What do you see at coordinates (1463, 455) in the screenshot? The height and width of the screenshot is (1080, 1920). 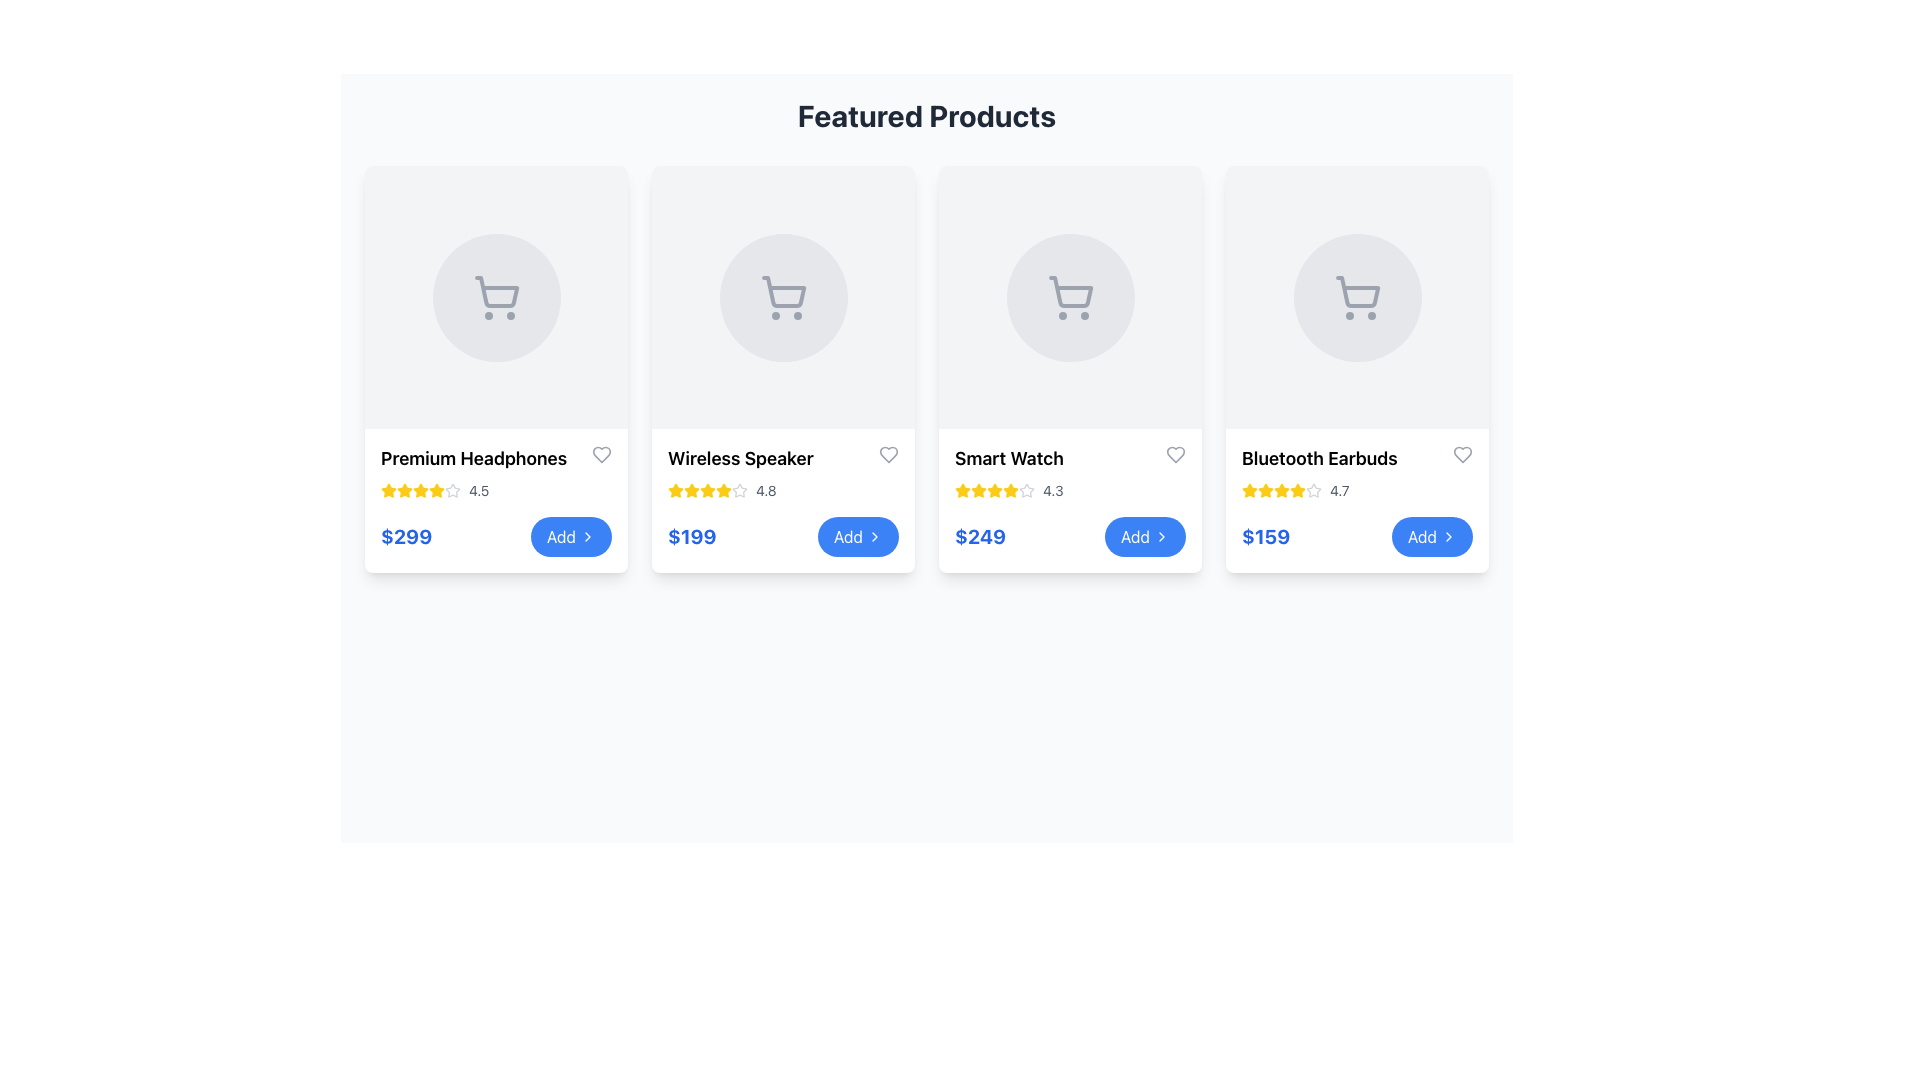 I see `the small heart icon with a stylized outline in light gray color located to the right of the title text 'Bluetooth Earbuds' to favorite the product` at bounding box center [1463, 455].